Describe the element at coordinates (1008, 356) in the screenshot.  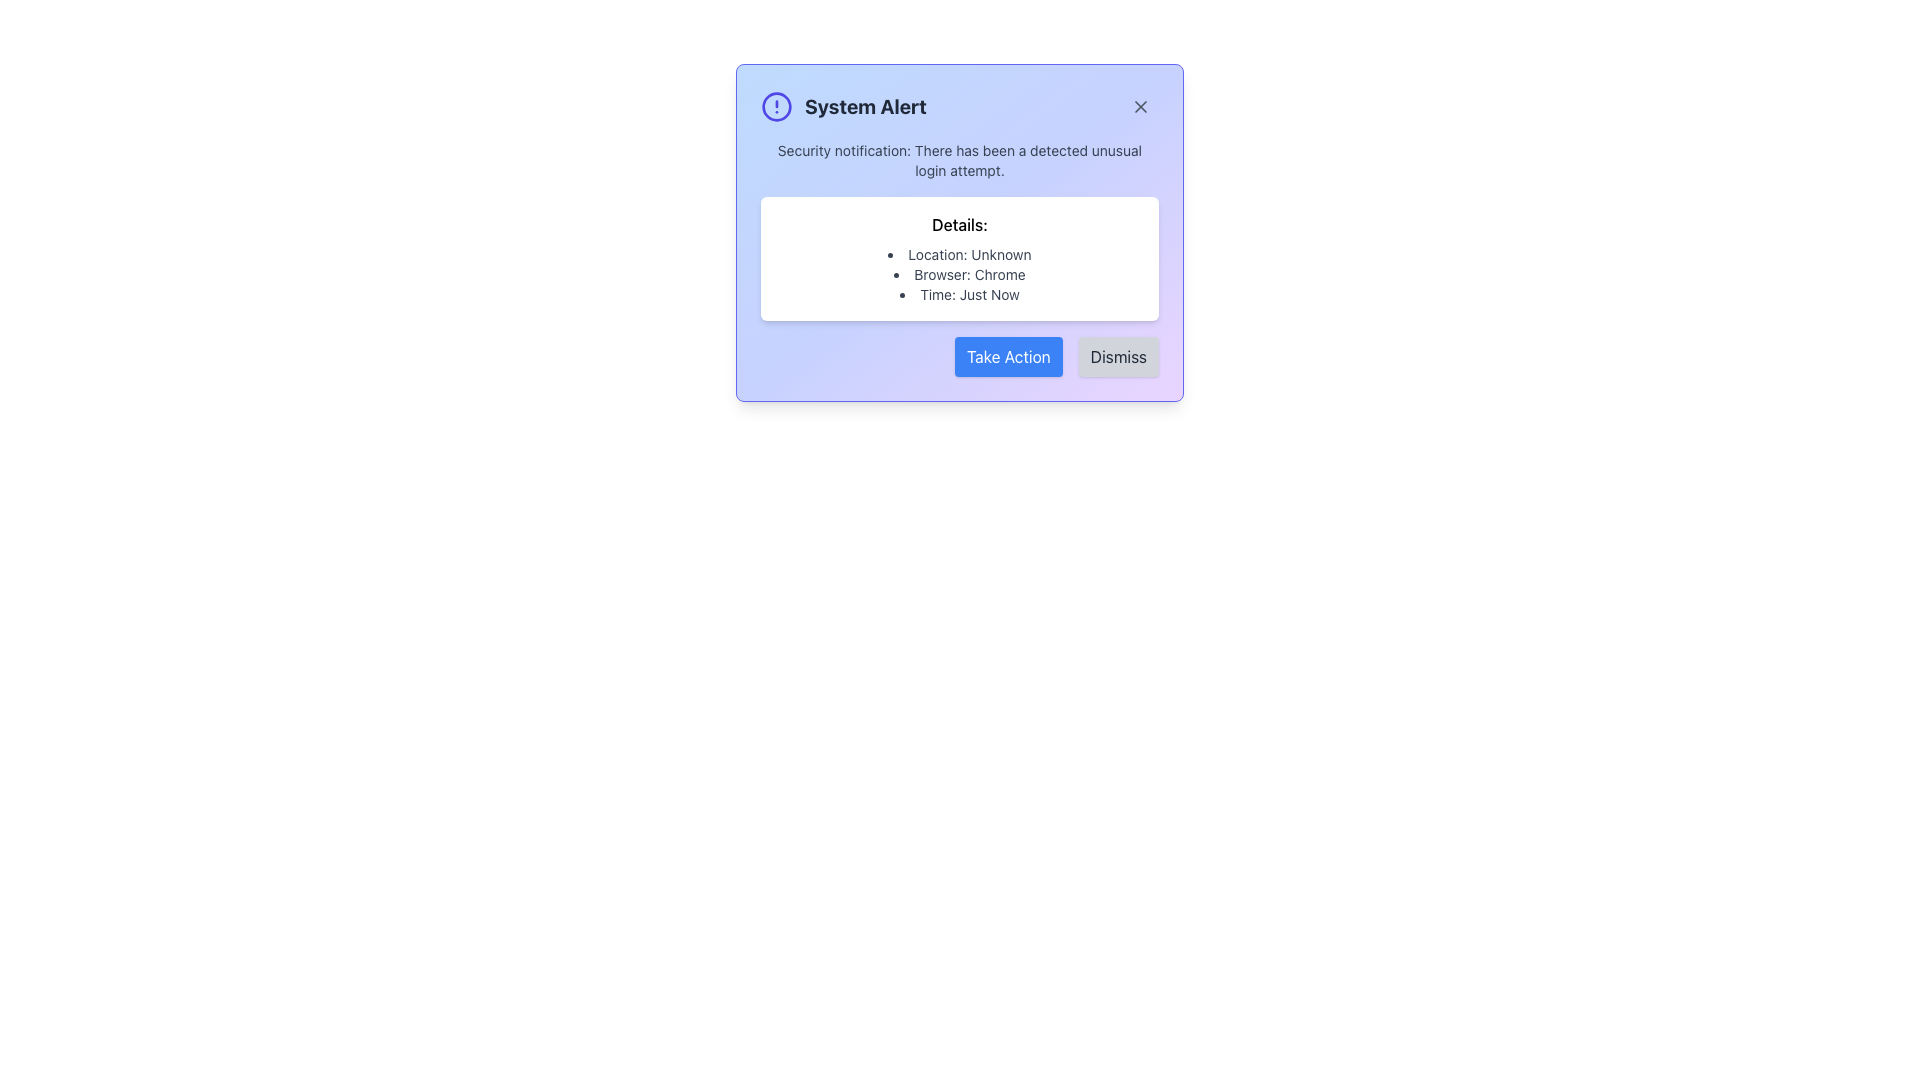
I see `the 'Take Action' button located at the bottom-right section of the alert dialog box` at that location.